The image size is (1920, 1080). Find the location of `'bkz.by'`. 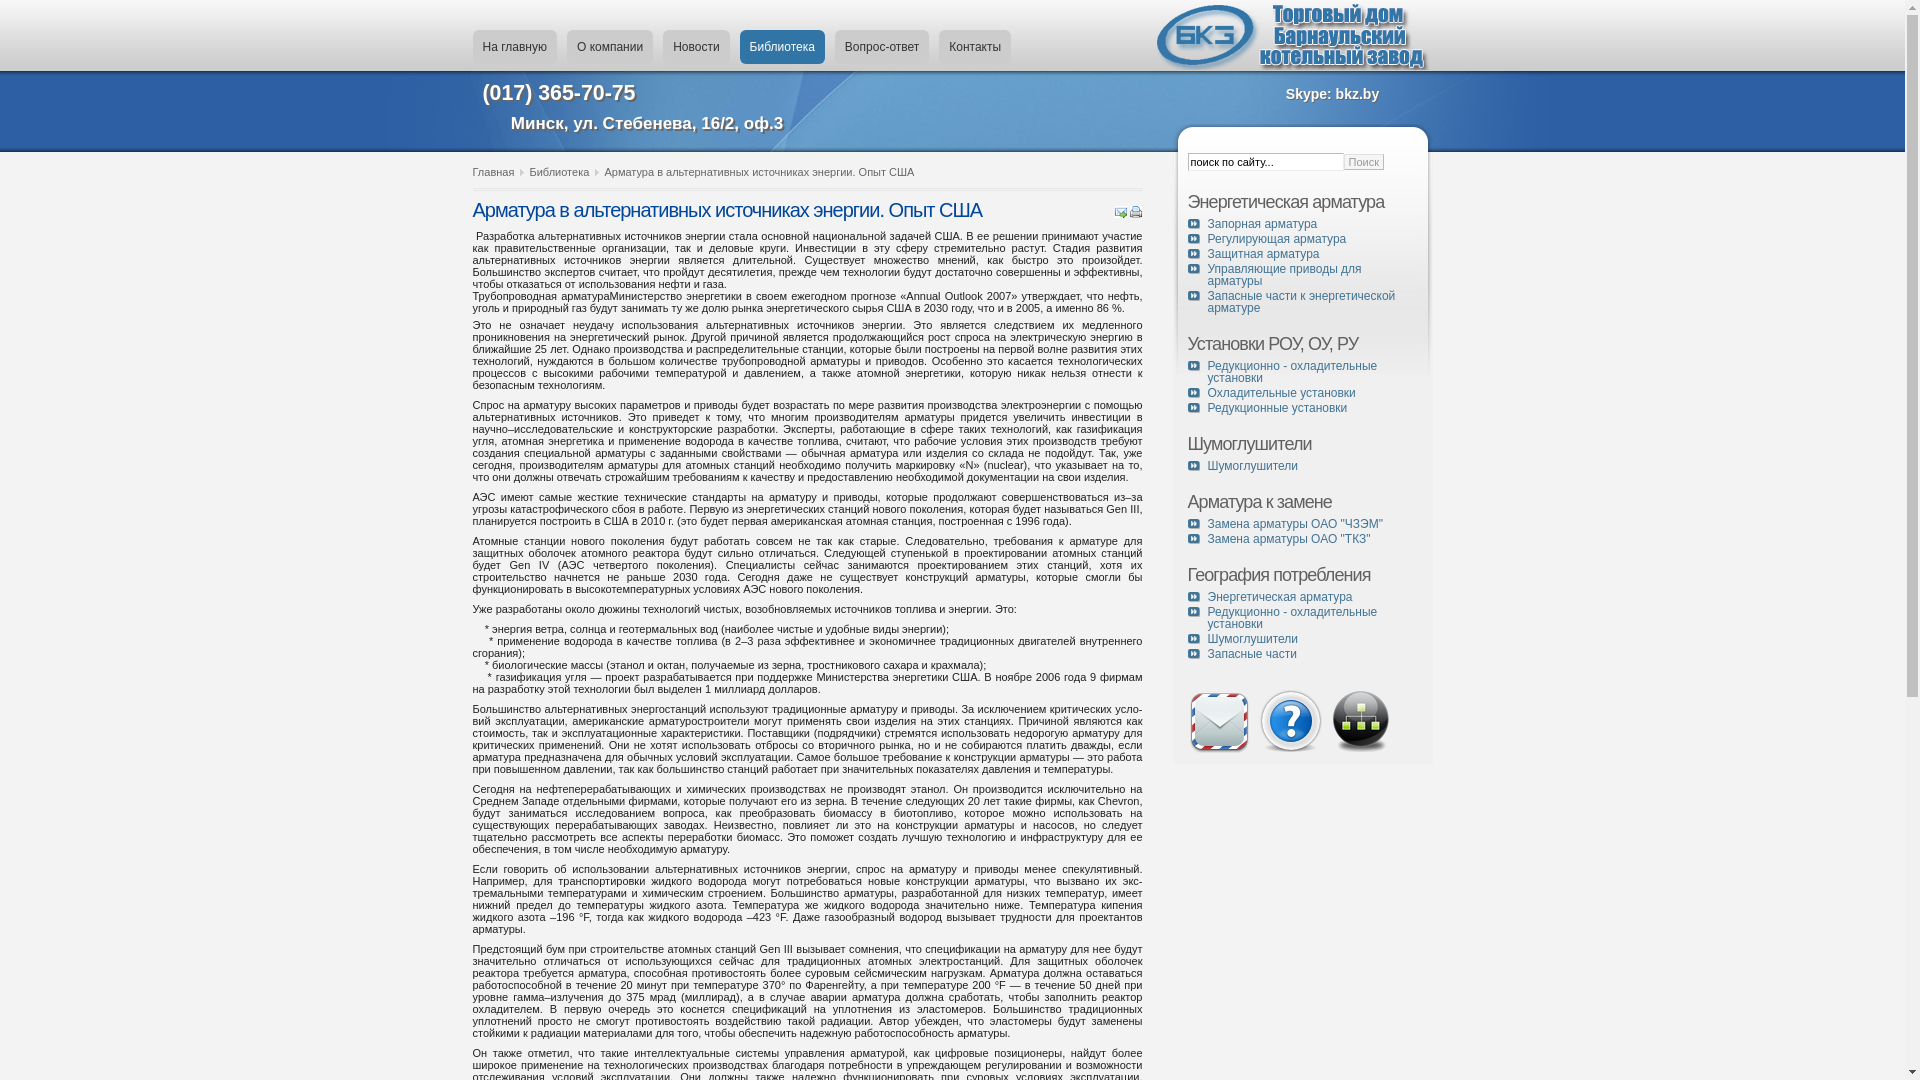

'bkz.by' is located at coordinates (1358, 93).